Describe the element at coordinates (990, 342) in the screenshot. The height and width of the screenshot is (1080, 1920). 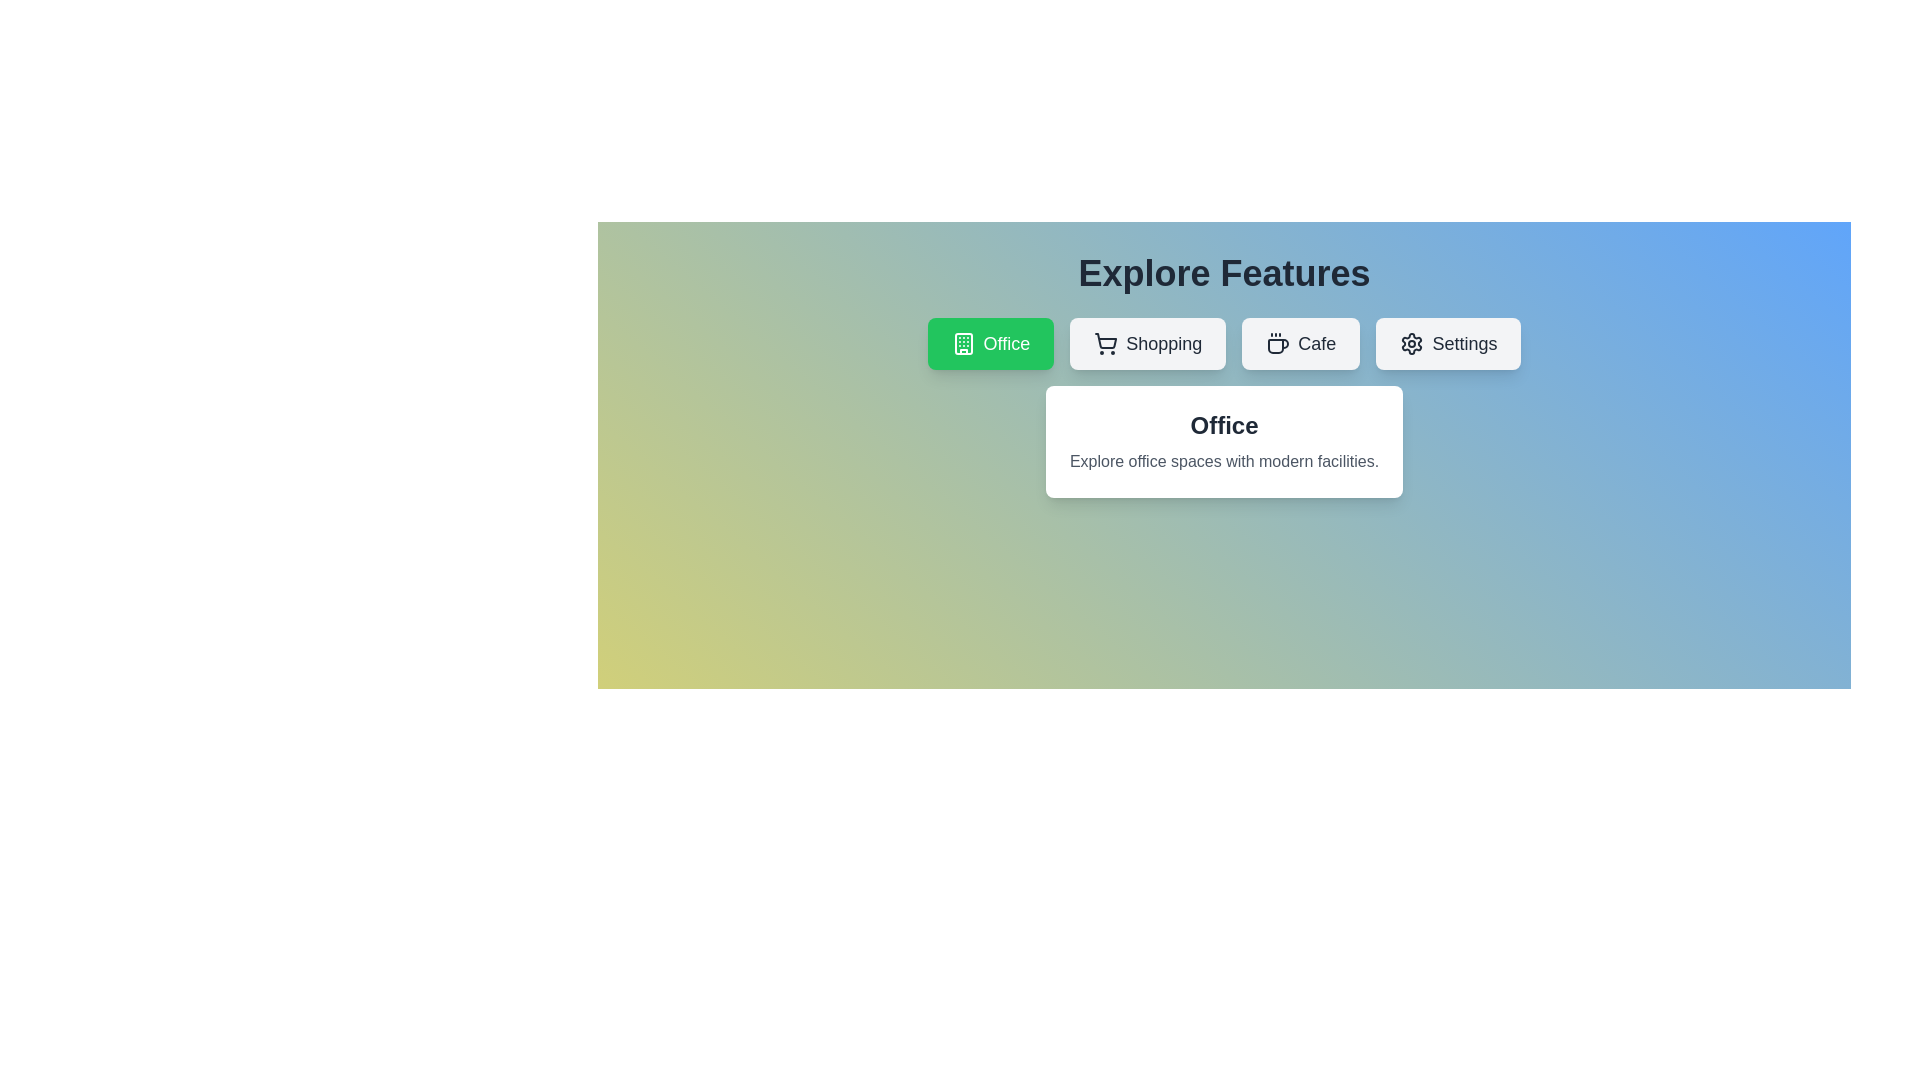
I see `the button labeled Office to observe its hover effect` at that location.